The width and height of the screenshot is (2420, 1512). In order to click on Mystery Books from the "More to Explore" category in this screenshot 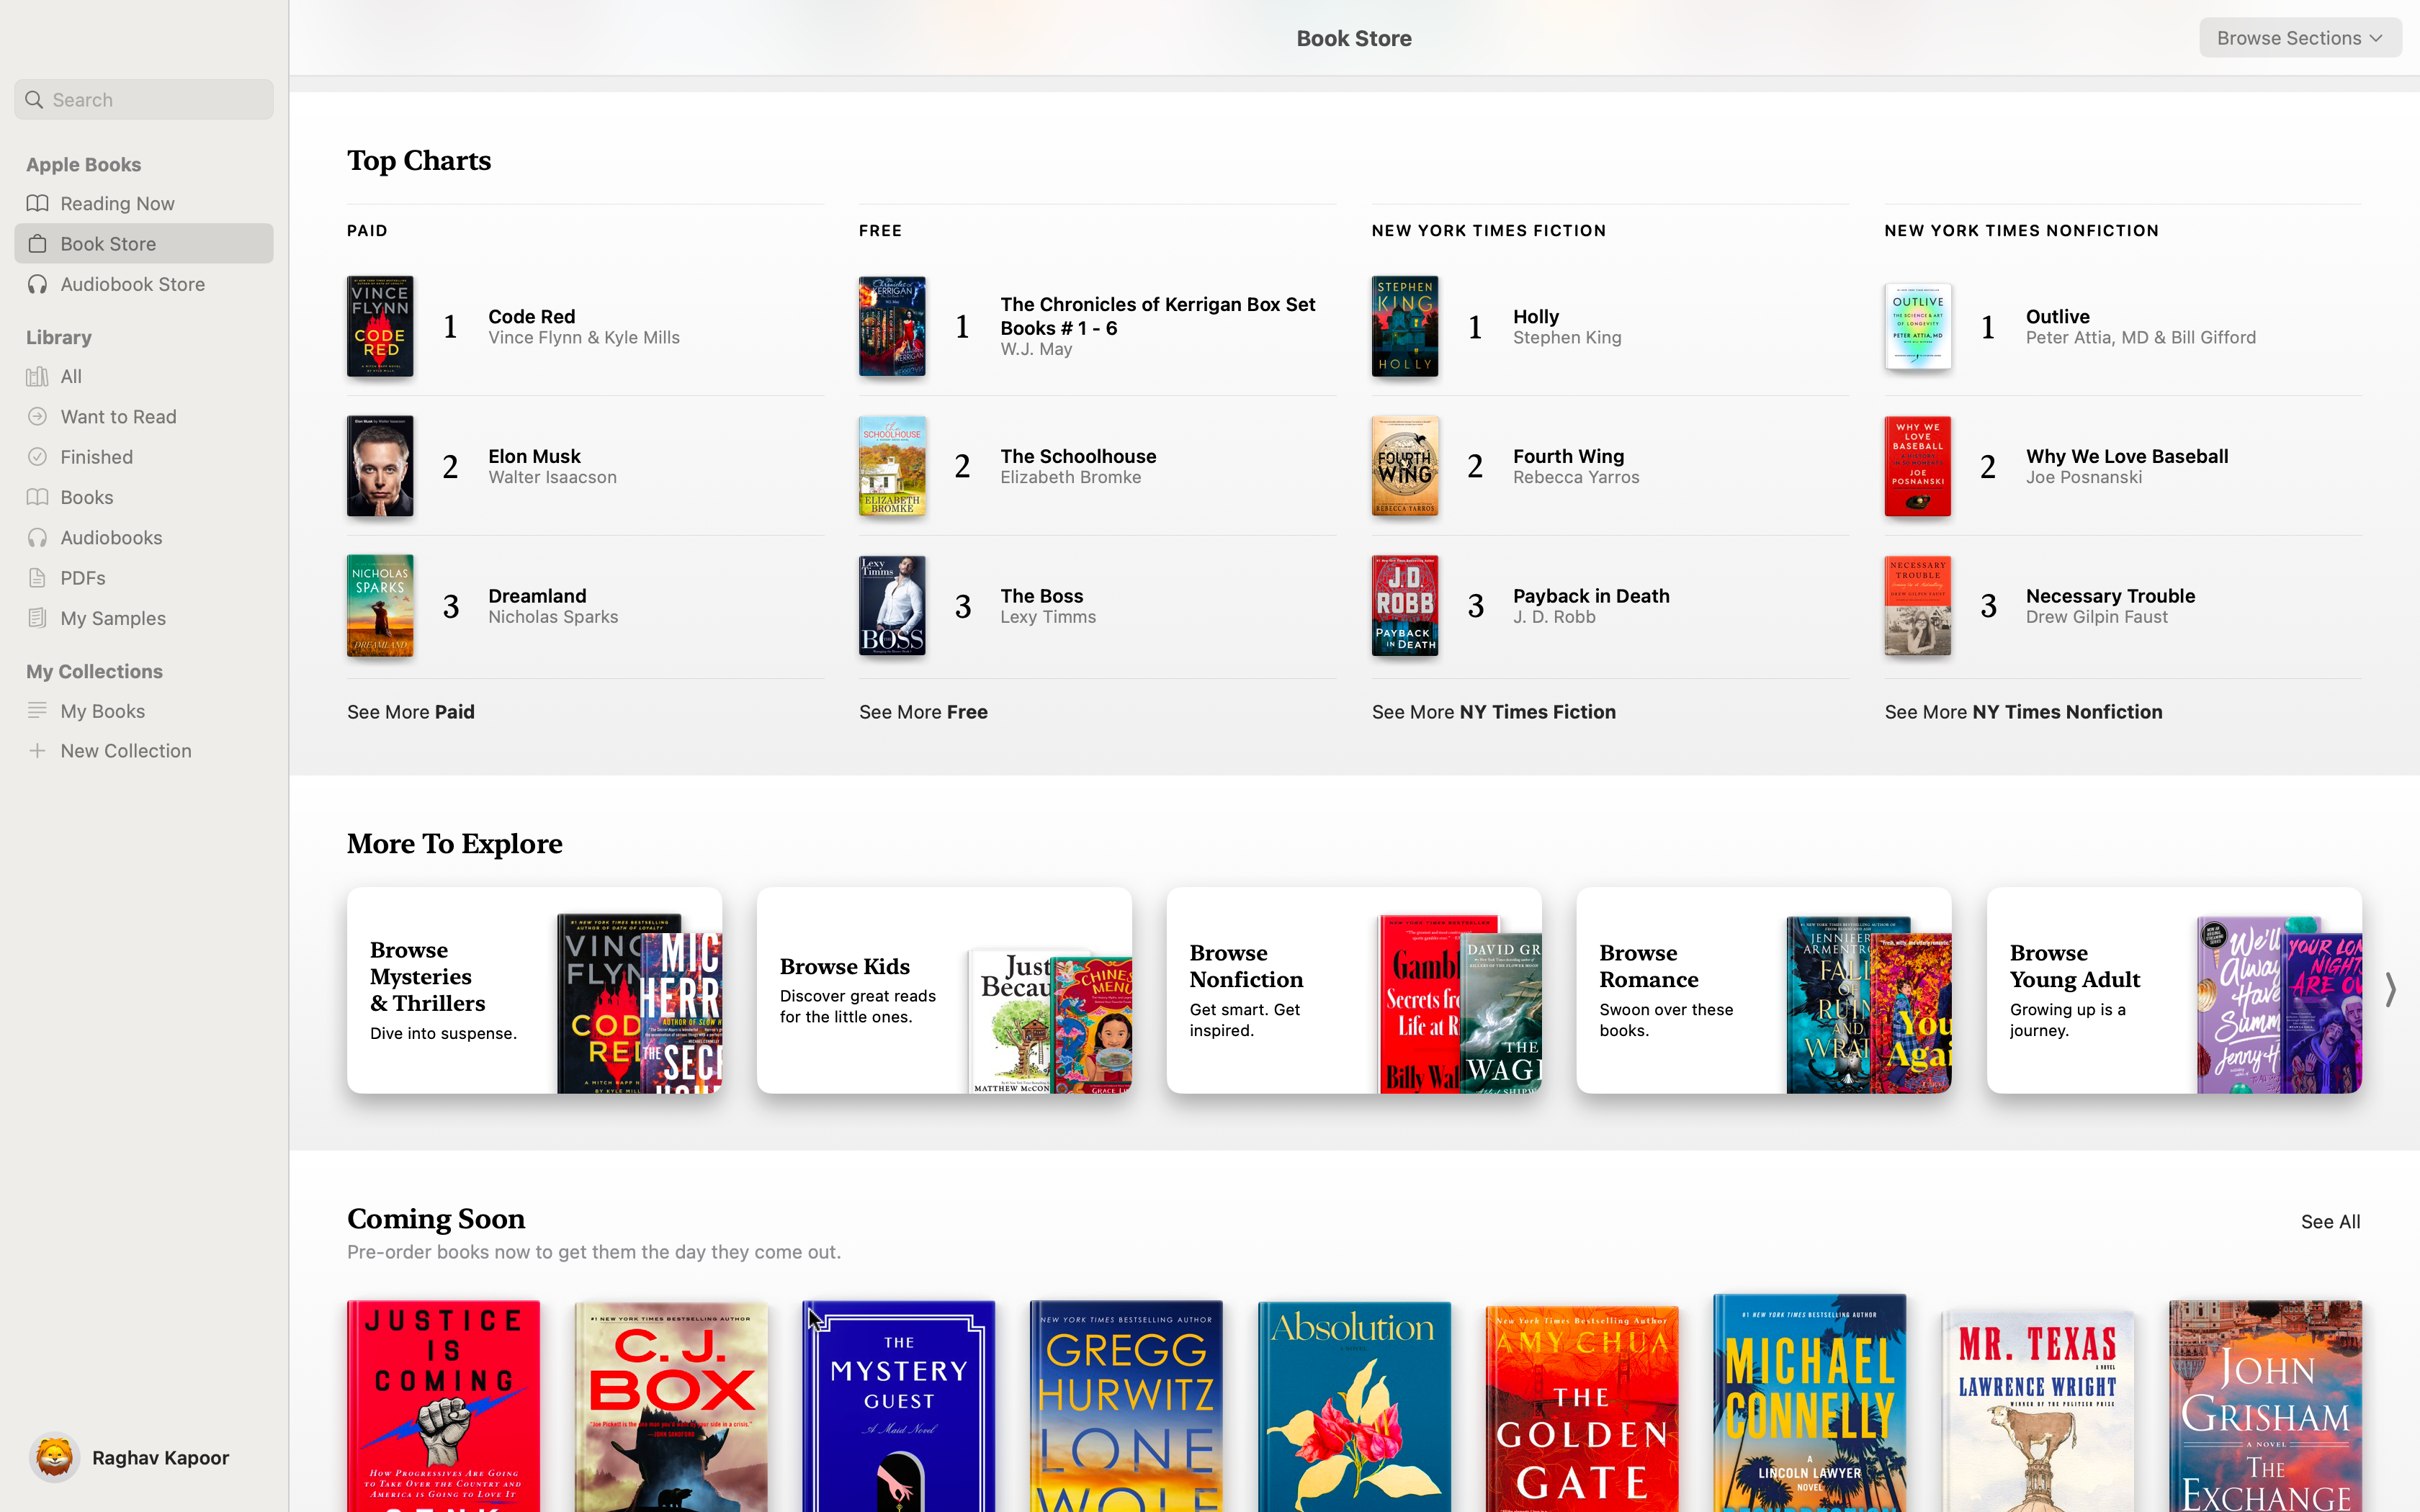, I will do `click(533, 989)`.